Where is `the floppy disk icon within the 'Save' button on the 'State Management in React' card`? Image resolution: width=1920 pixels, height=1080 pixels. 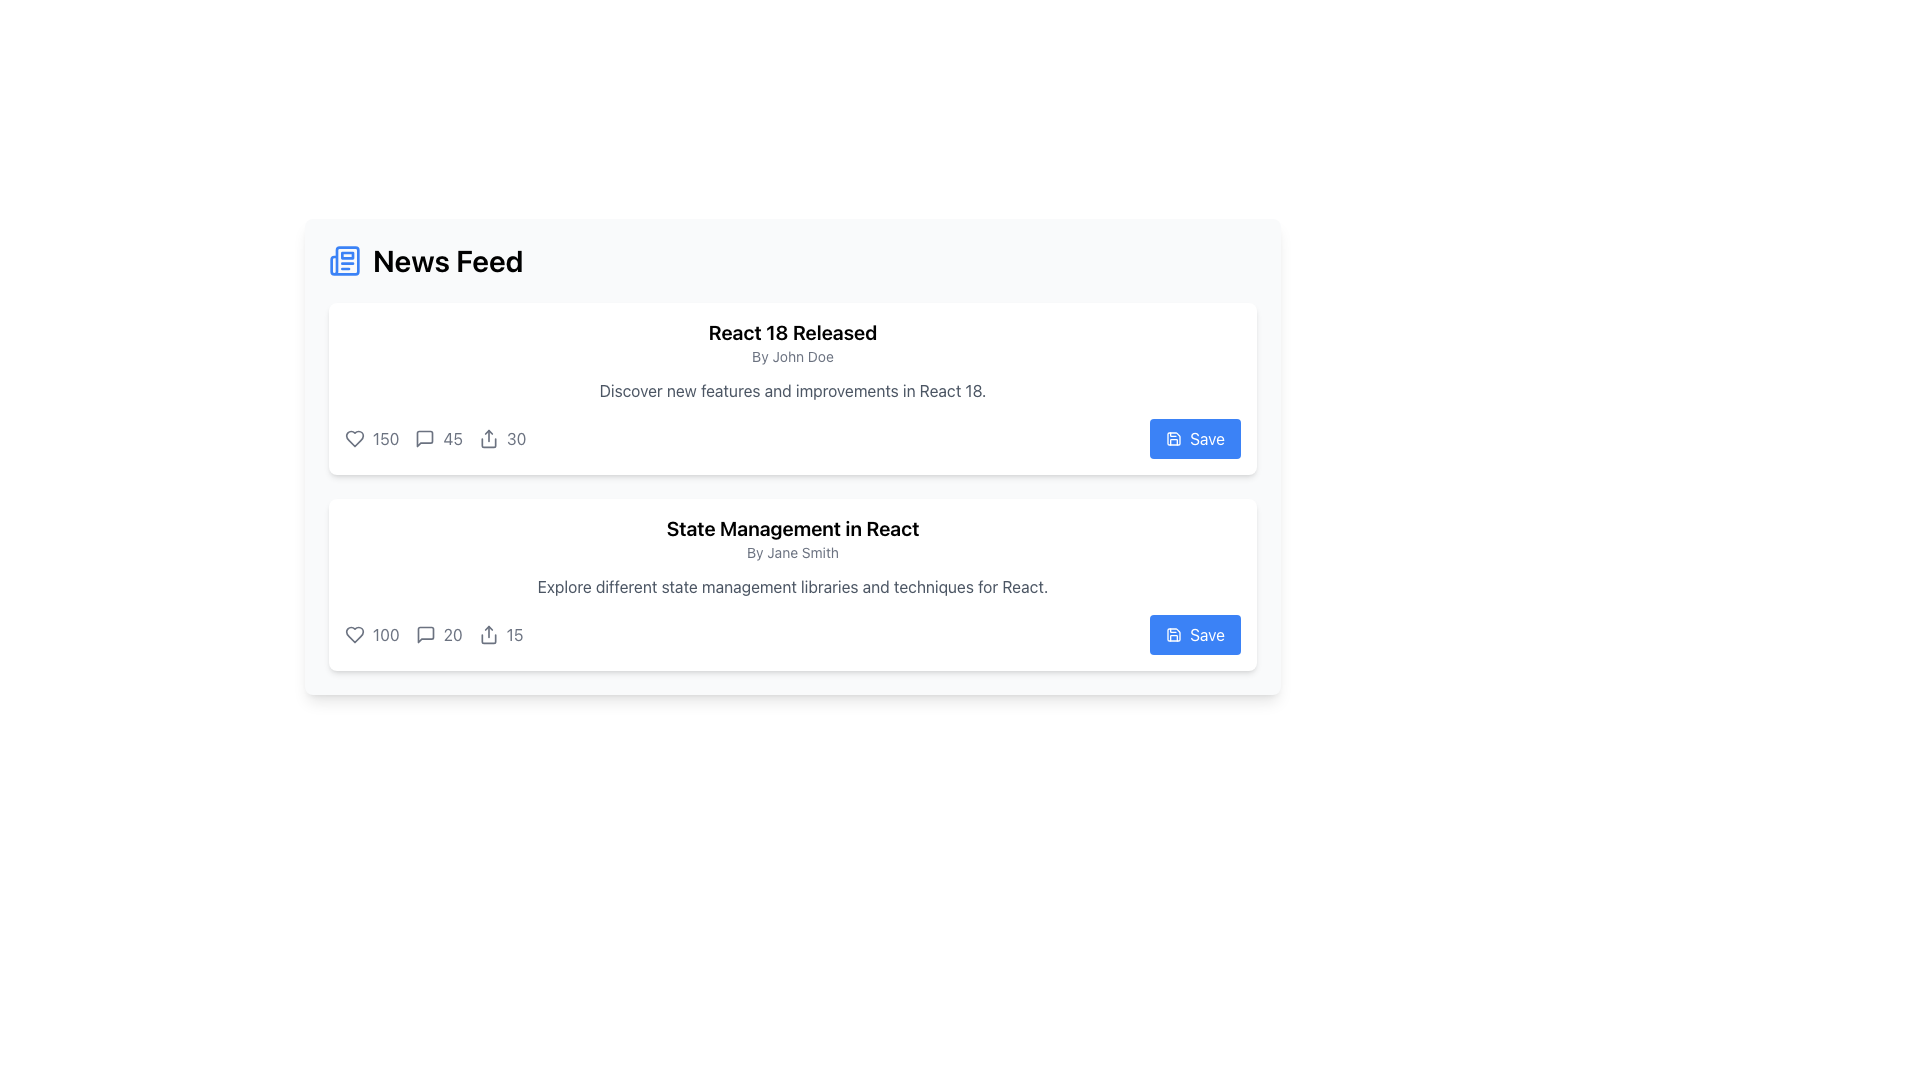
the floppy disk icon within the 'Save' button on the 'State Management in React' card is located at coordinates (1174, 635).